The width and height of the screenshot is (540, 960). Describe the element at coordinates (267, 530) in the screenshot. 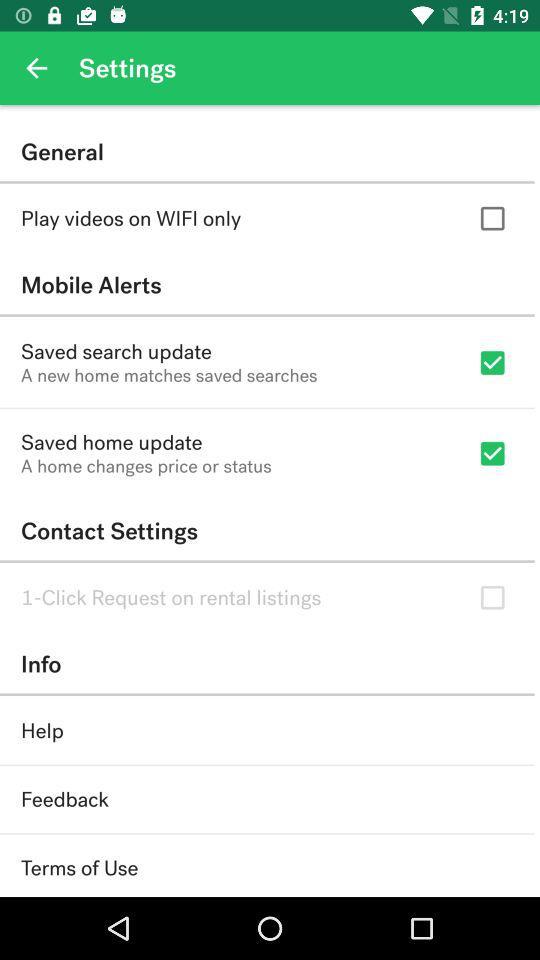

I see `the item below the a home changes item` at that location.